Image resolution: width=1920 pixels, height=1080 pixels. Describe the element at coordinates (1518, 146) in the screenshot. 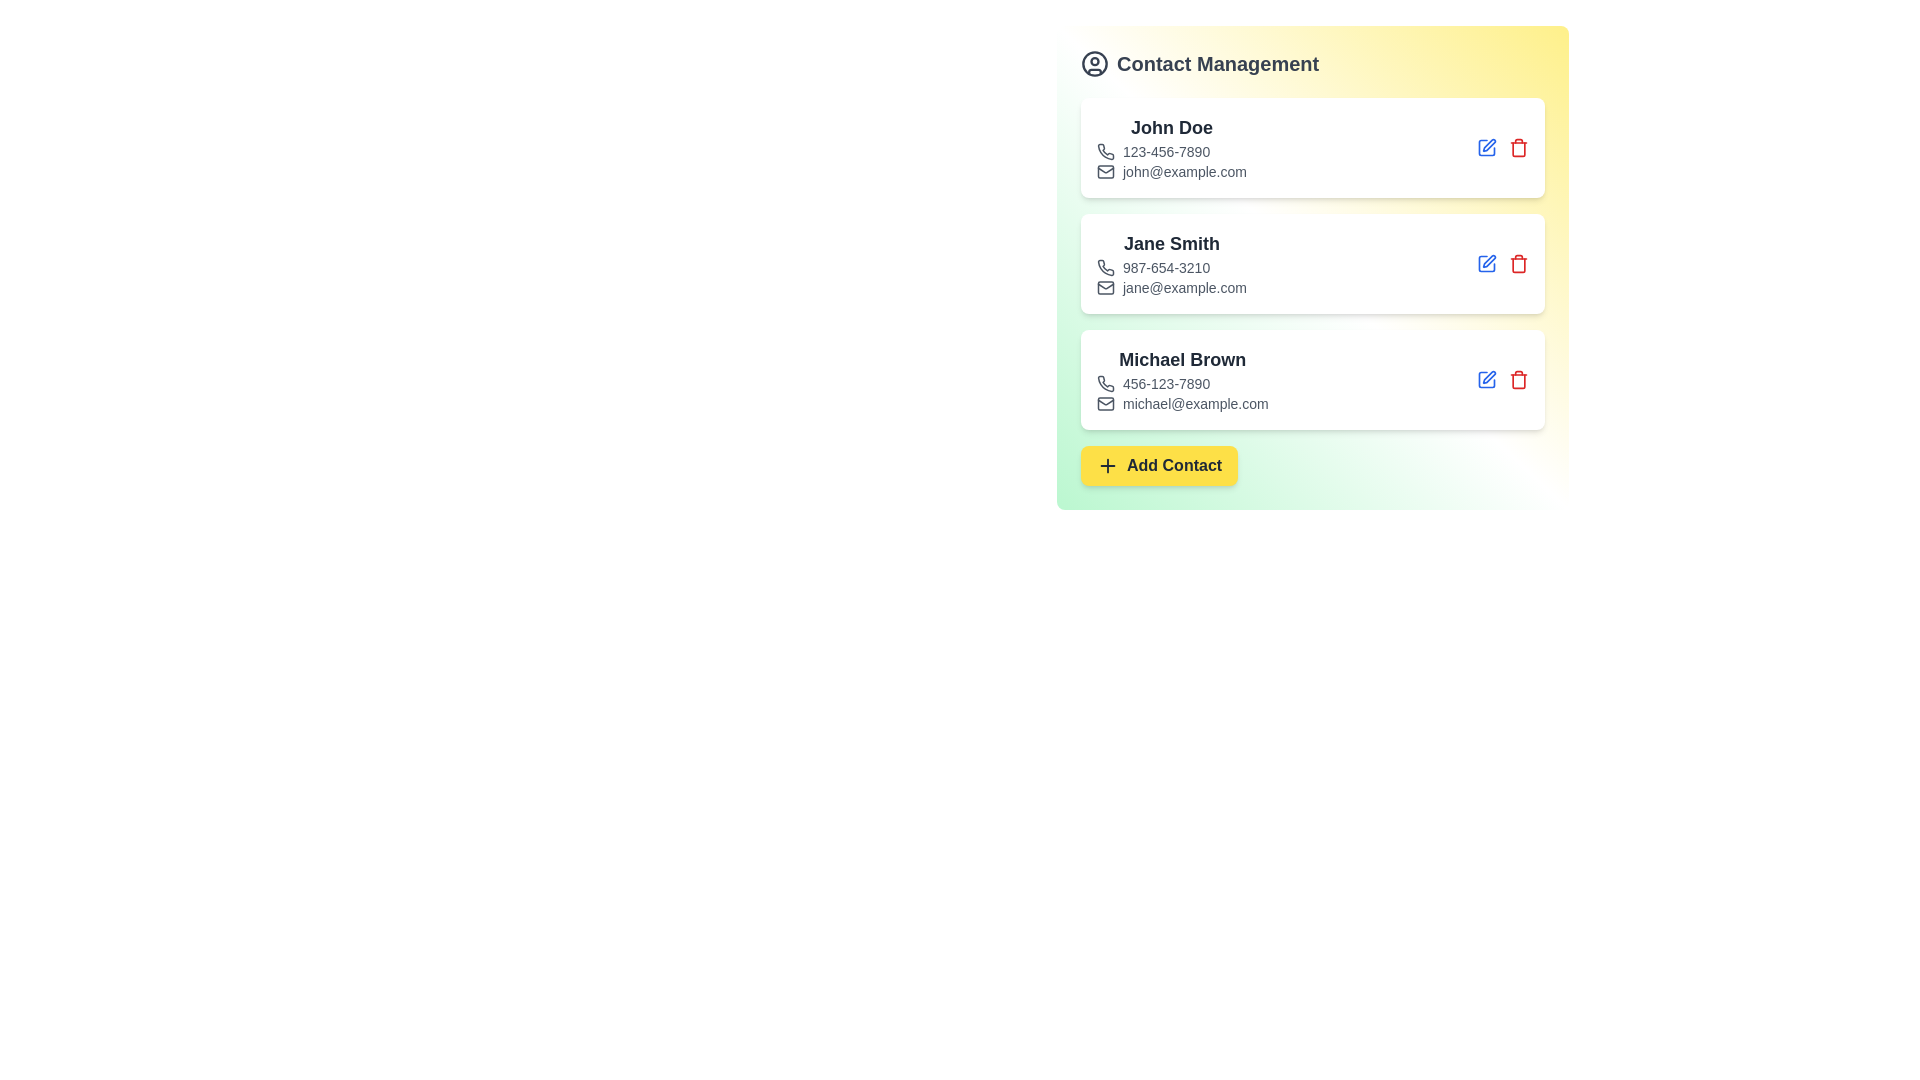

I see `delete button for the contact with name John Doe` at that location.